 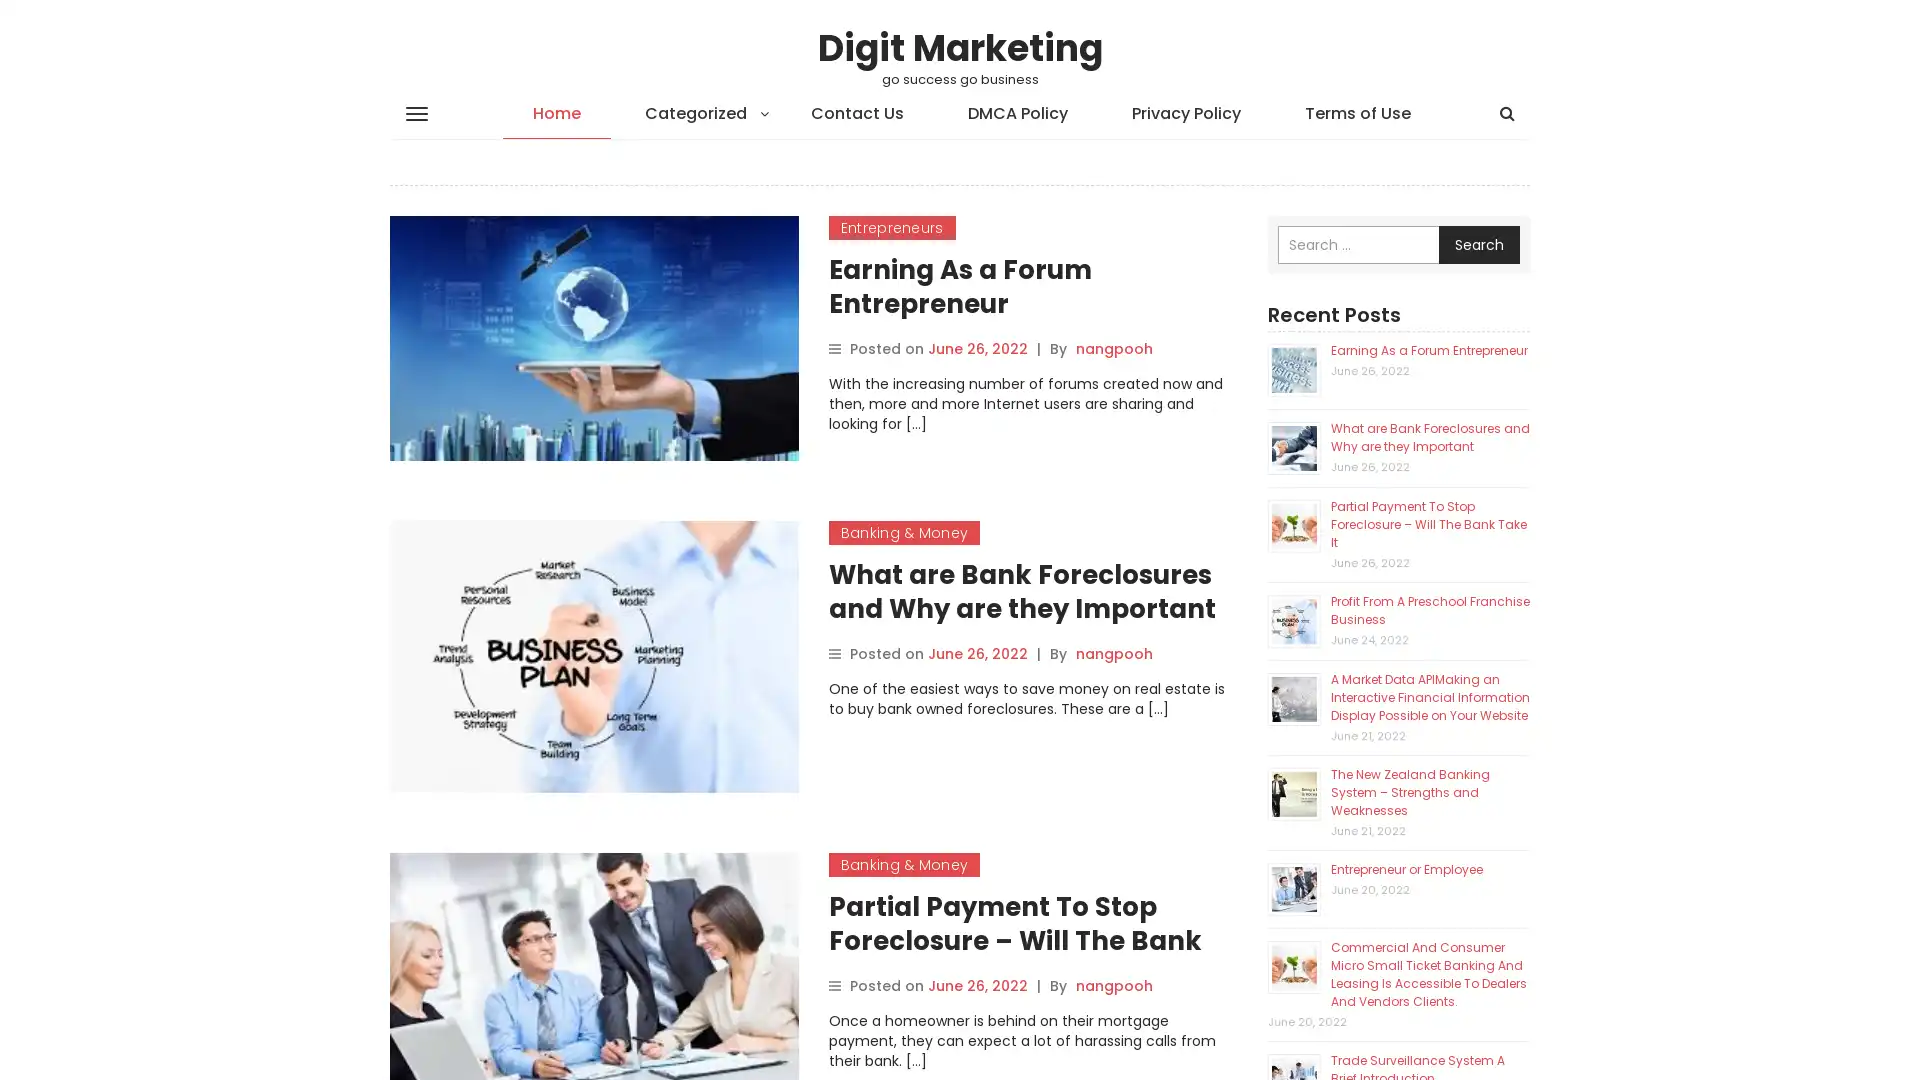 What do you see at coordinates (1479, 244) in the screenshot?
I see `Search` at bounding box center [1479, 244].